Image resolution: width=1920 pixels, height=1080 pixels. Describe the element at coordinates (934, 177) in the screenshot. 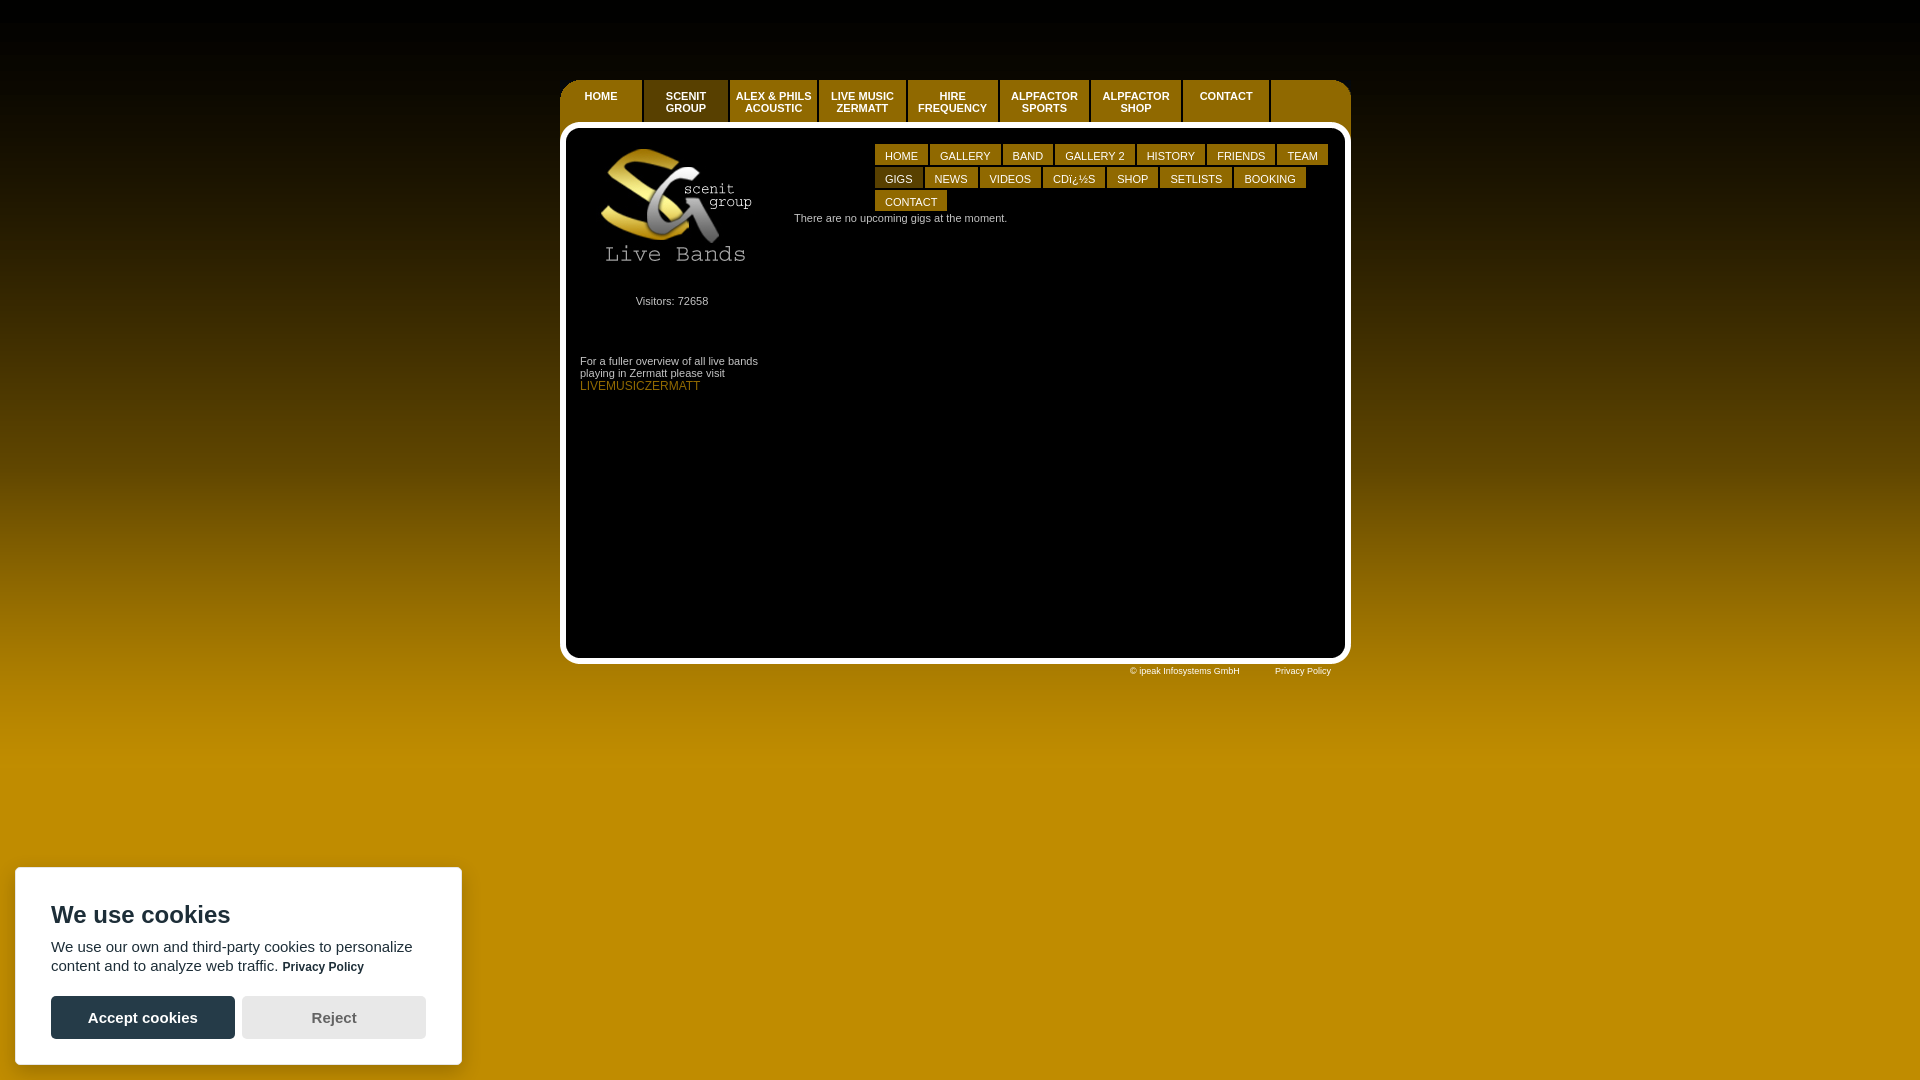

I see `'NEWS'` at that location.